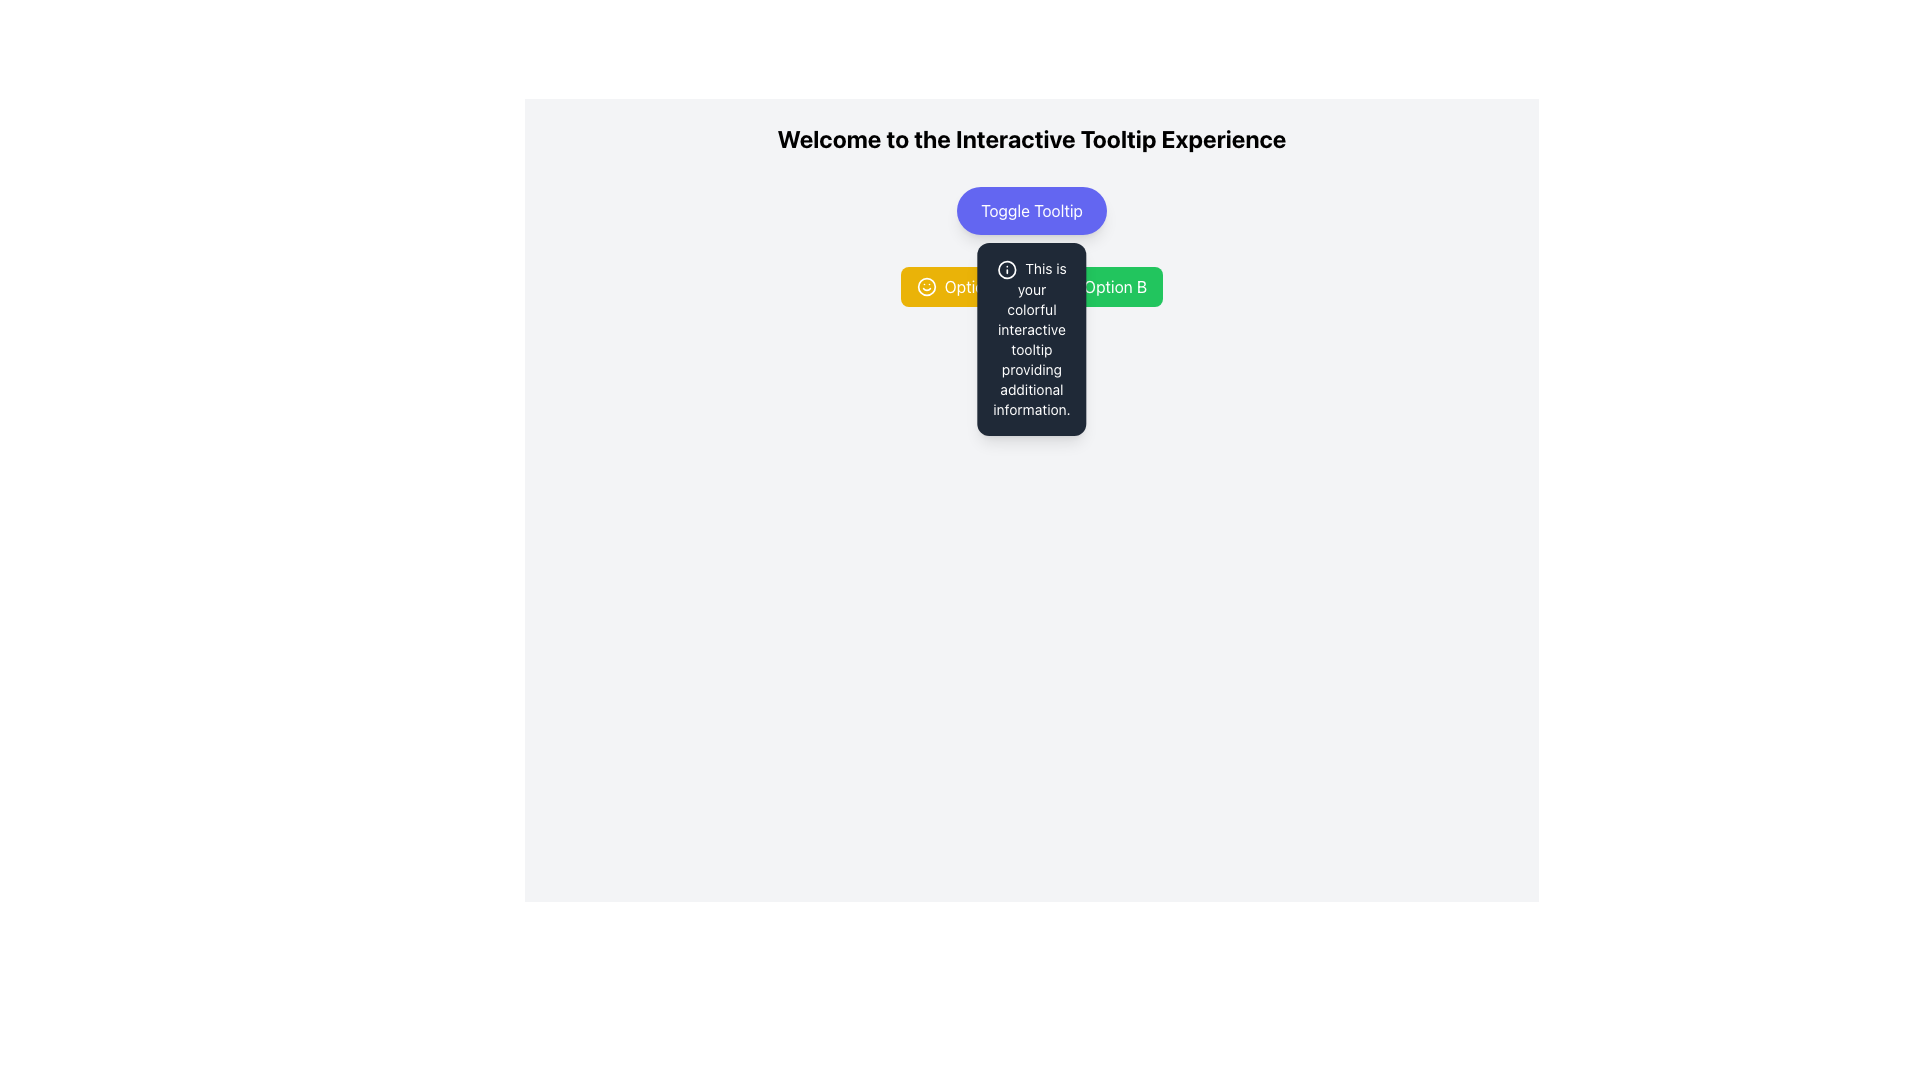 Image resolution: width=1920 pixels, height=1080 pixels. What do you see at coordinates (1032, 286) in the screenshot?
I see `the 'Option B' button in the Interactive buttons group` at bounding box center [1032, 286].